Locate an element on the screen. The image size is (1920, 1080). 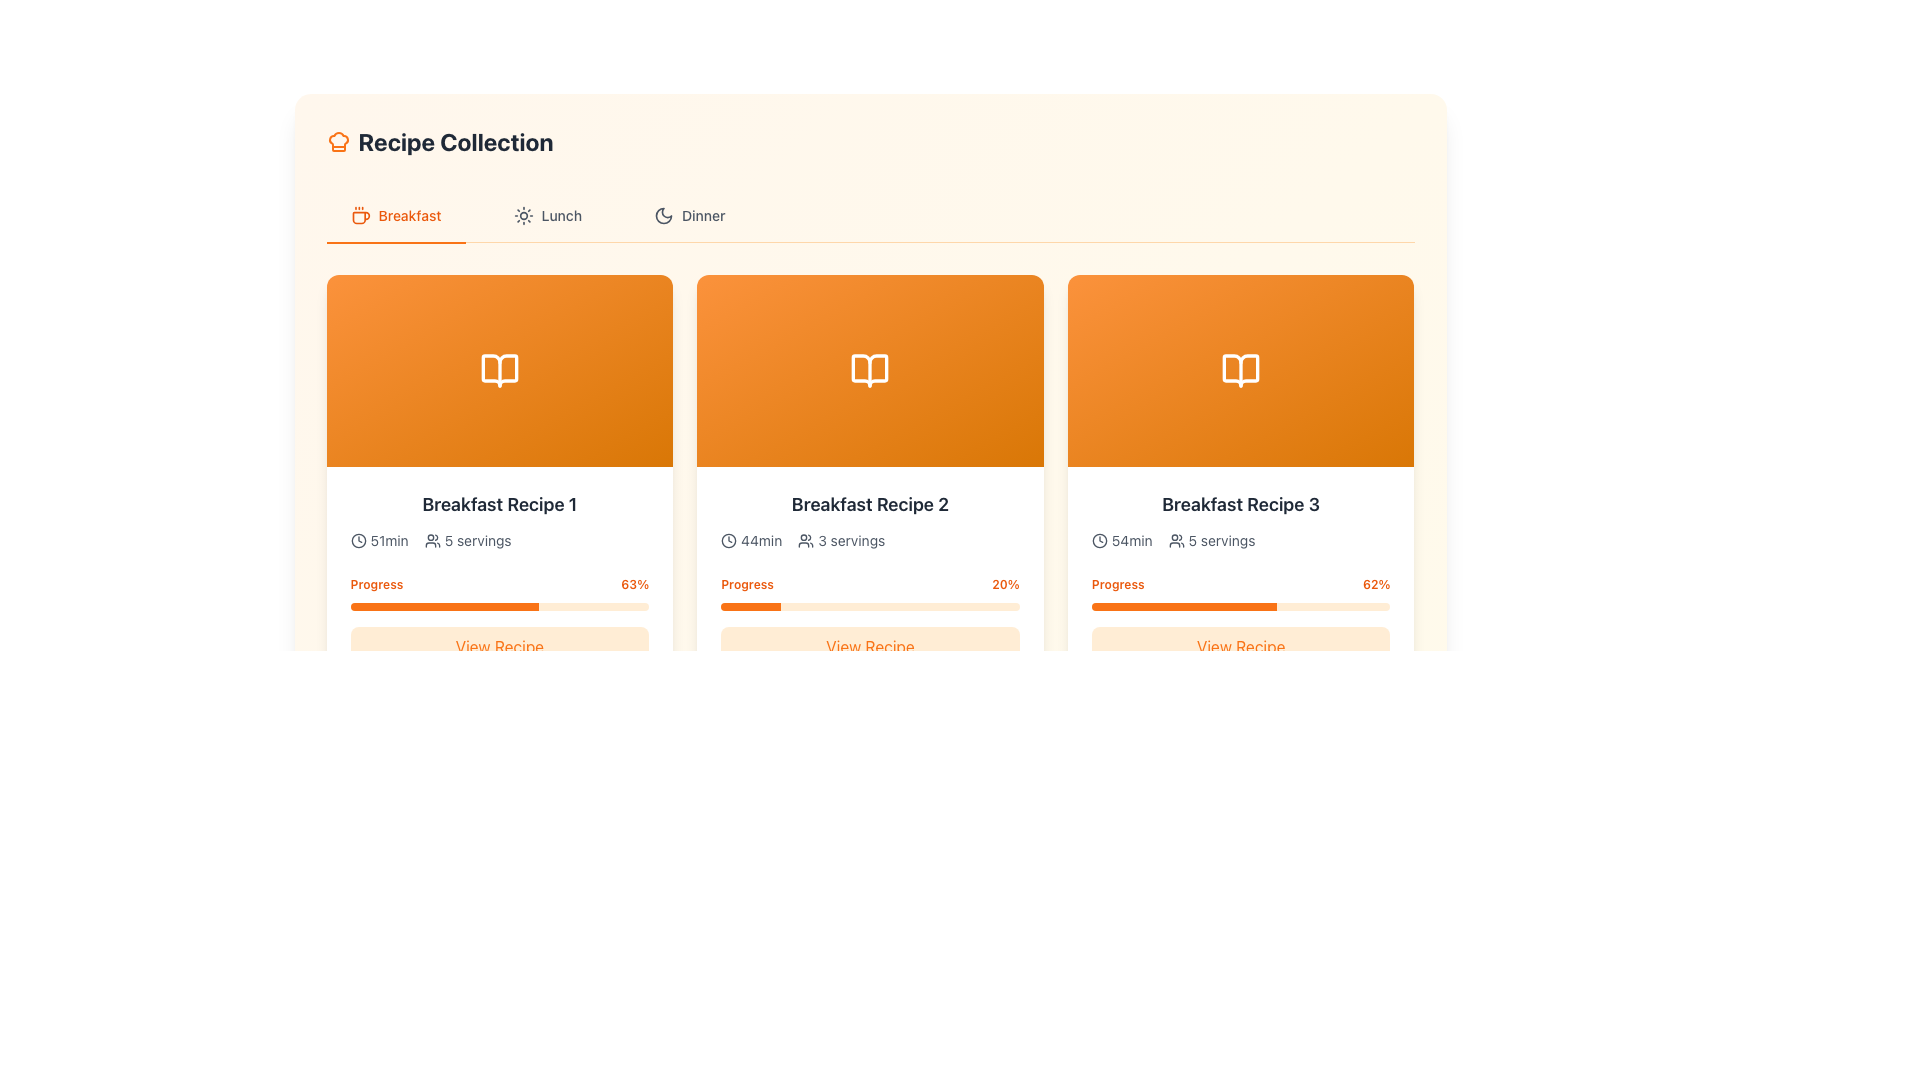
the SVG icon representing a group of people, which is located to the left of the '5 servings' text label, under the title 'Breakfast Recipe 3' is located at coordinates (1176, 540).